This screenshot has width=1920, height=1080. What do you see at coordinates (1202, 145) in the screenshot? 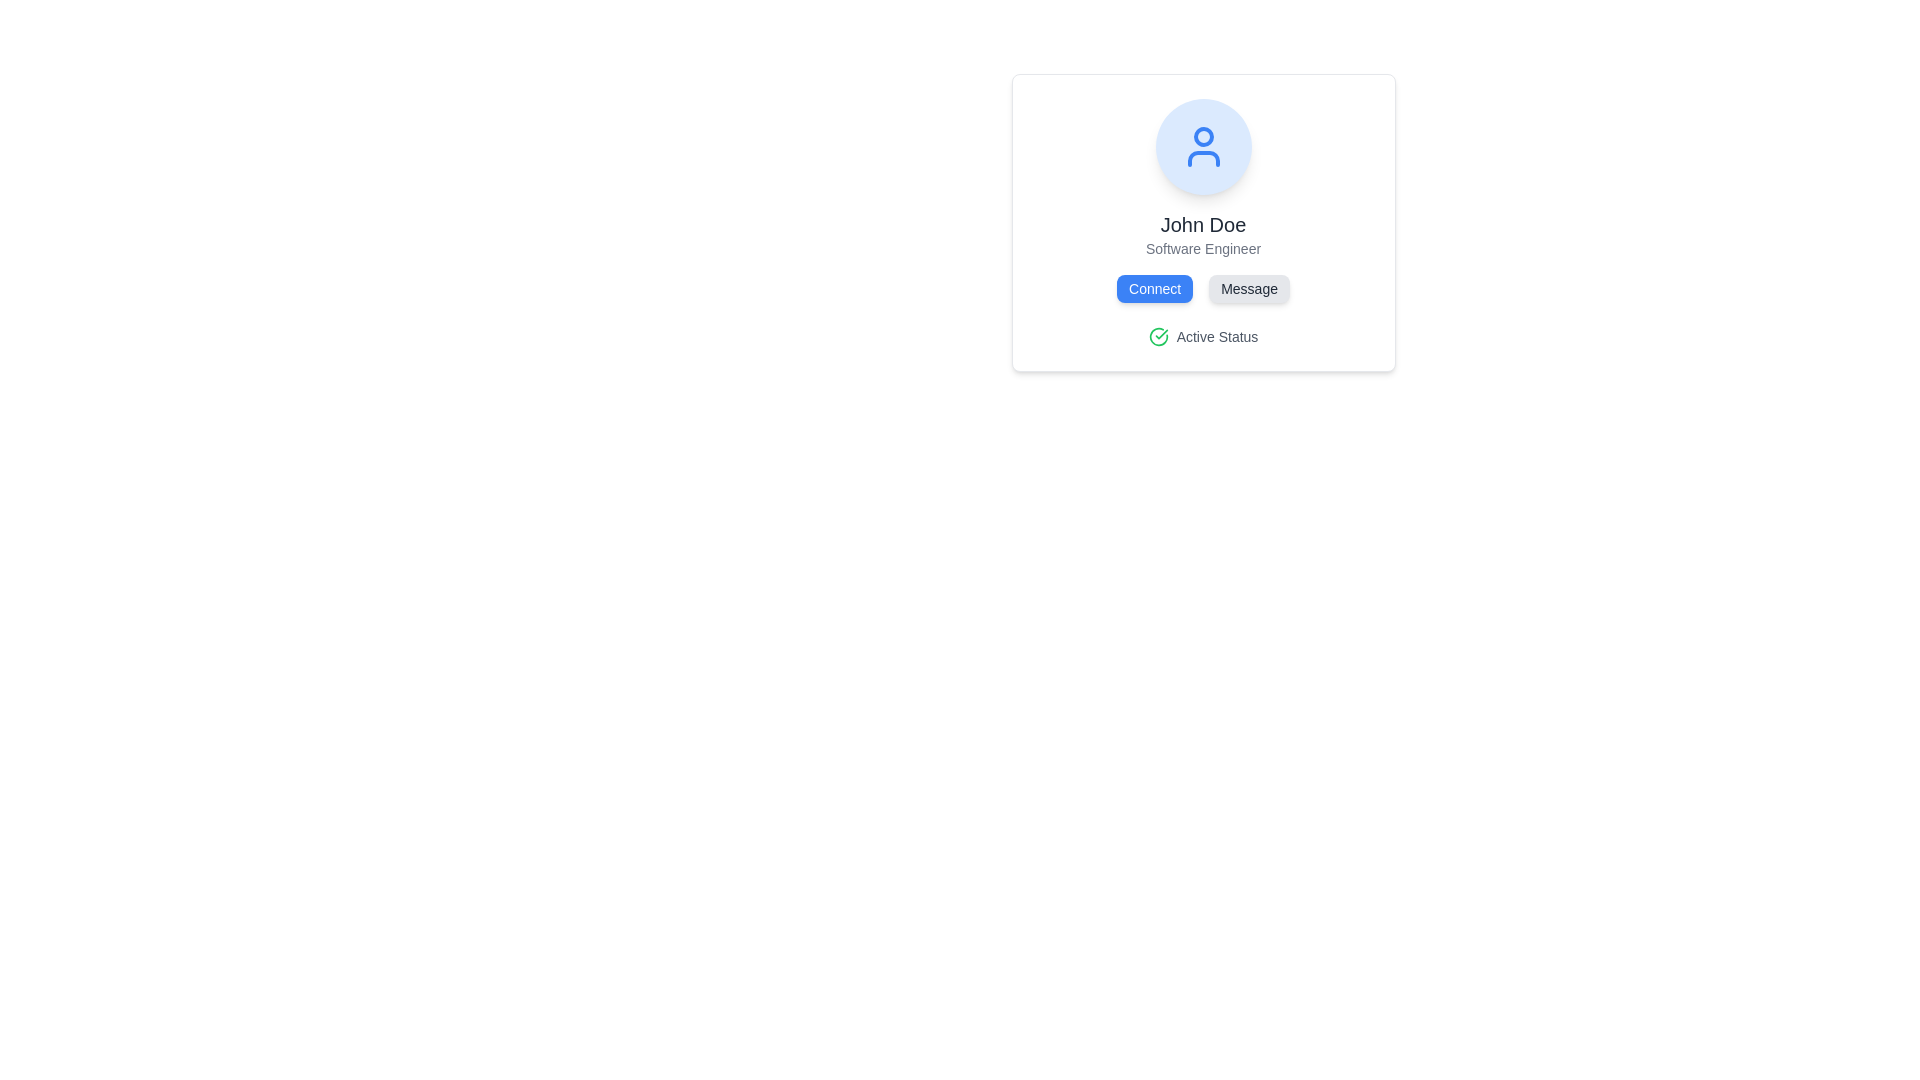
I see `the user profile icon, which is centrally positioned within a rounded, blue-outlined area at the top of the user profile card` at bounding box center [1202, 145].